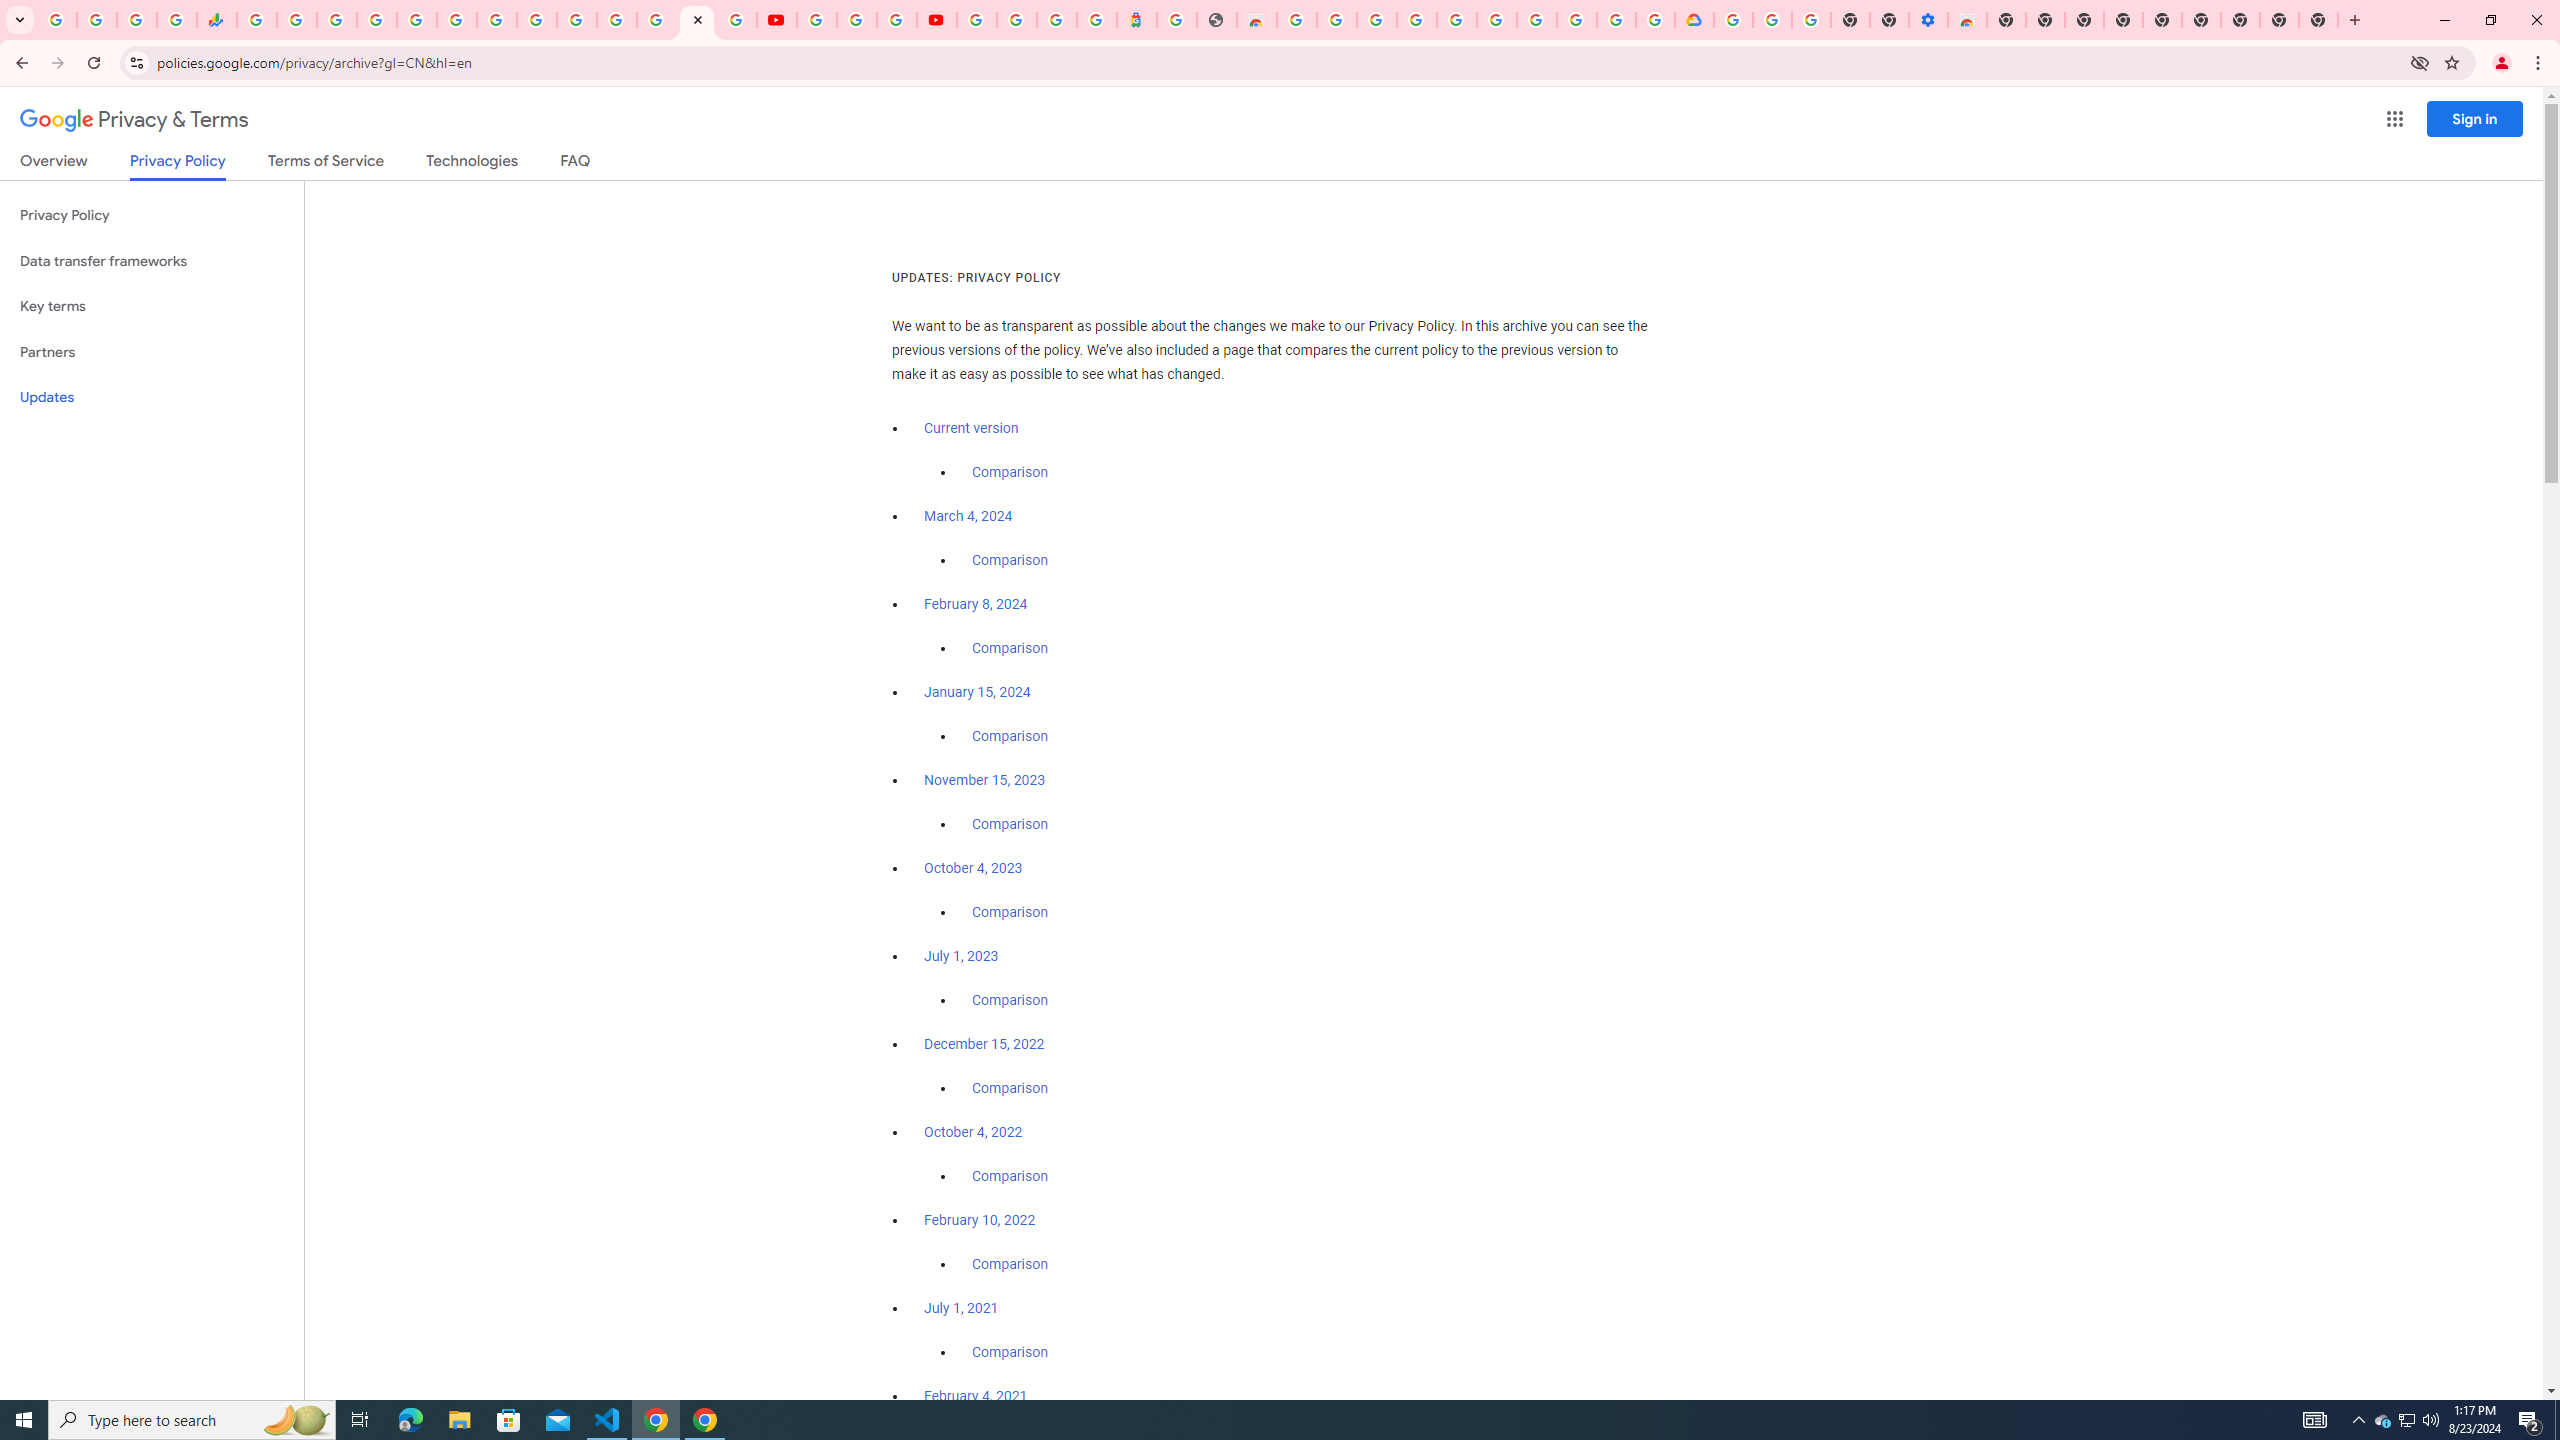 Image resolution: width=2560 pixels, height=1440 pixels. Describe the element at coordinates (815, 19) in the screenshot. I see `'YouTube'` at that location.